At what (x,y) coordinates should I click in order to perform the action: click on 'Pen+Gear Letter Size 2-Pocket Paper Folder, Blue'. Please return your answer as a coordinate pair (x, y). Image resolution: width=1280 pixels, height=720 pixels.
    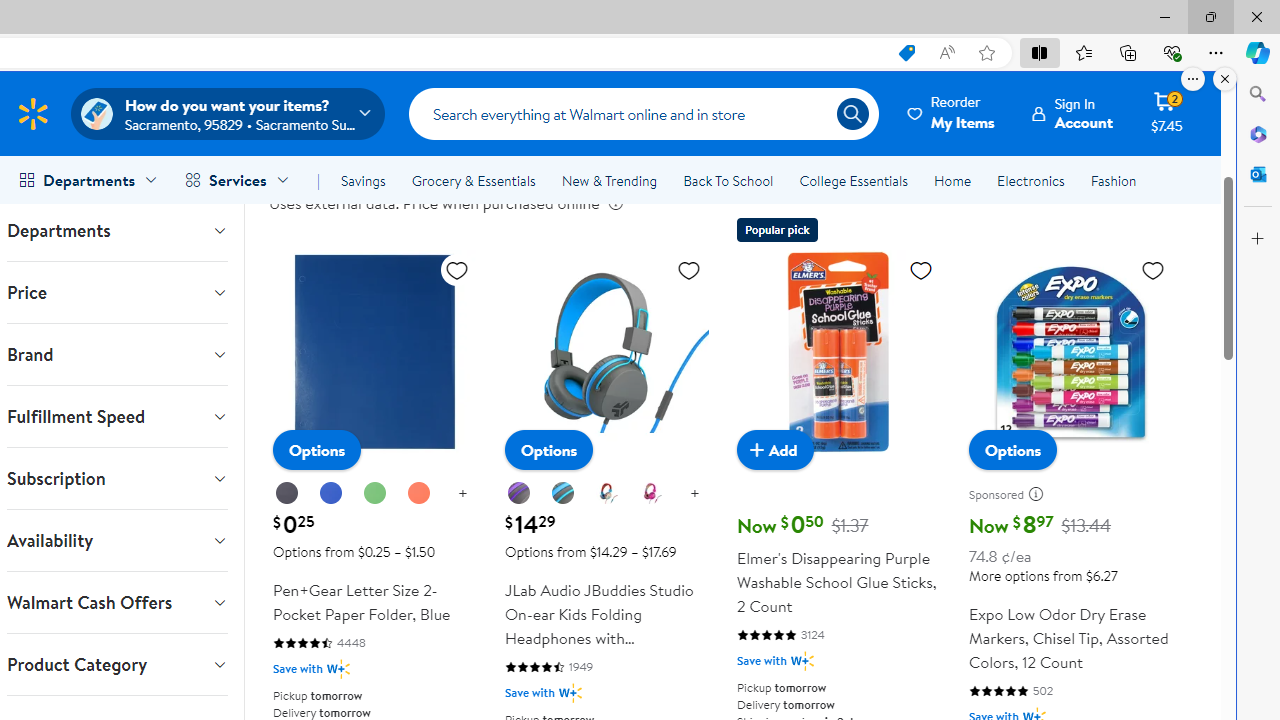
    Looking at the image, I should click on (375, 351).